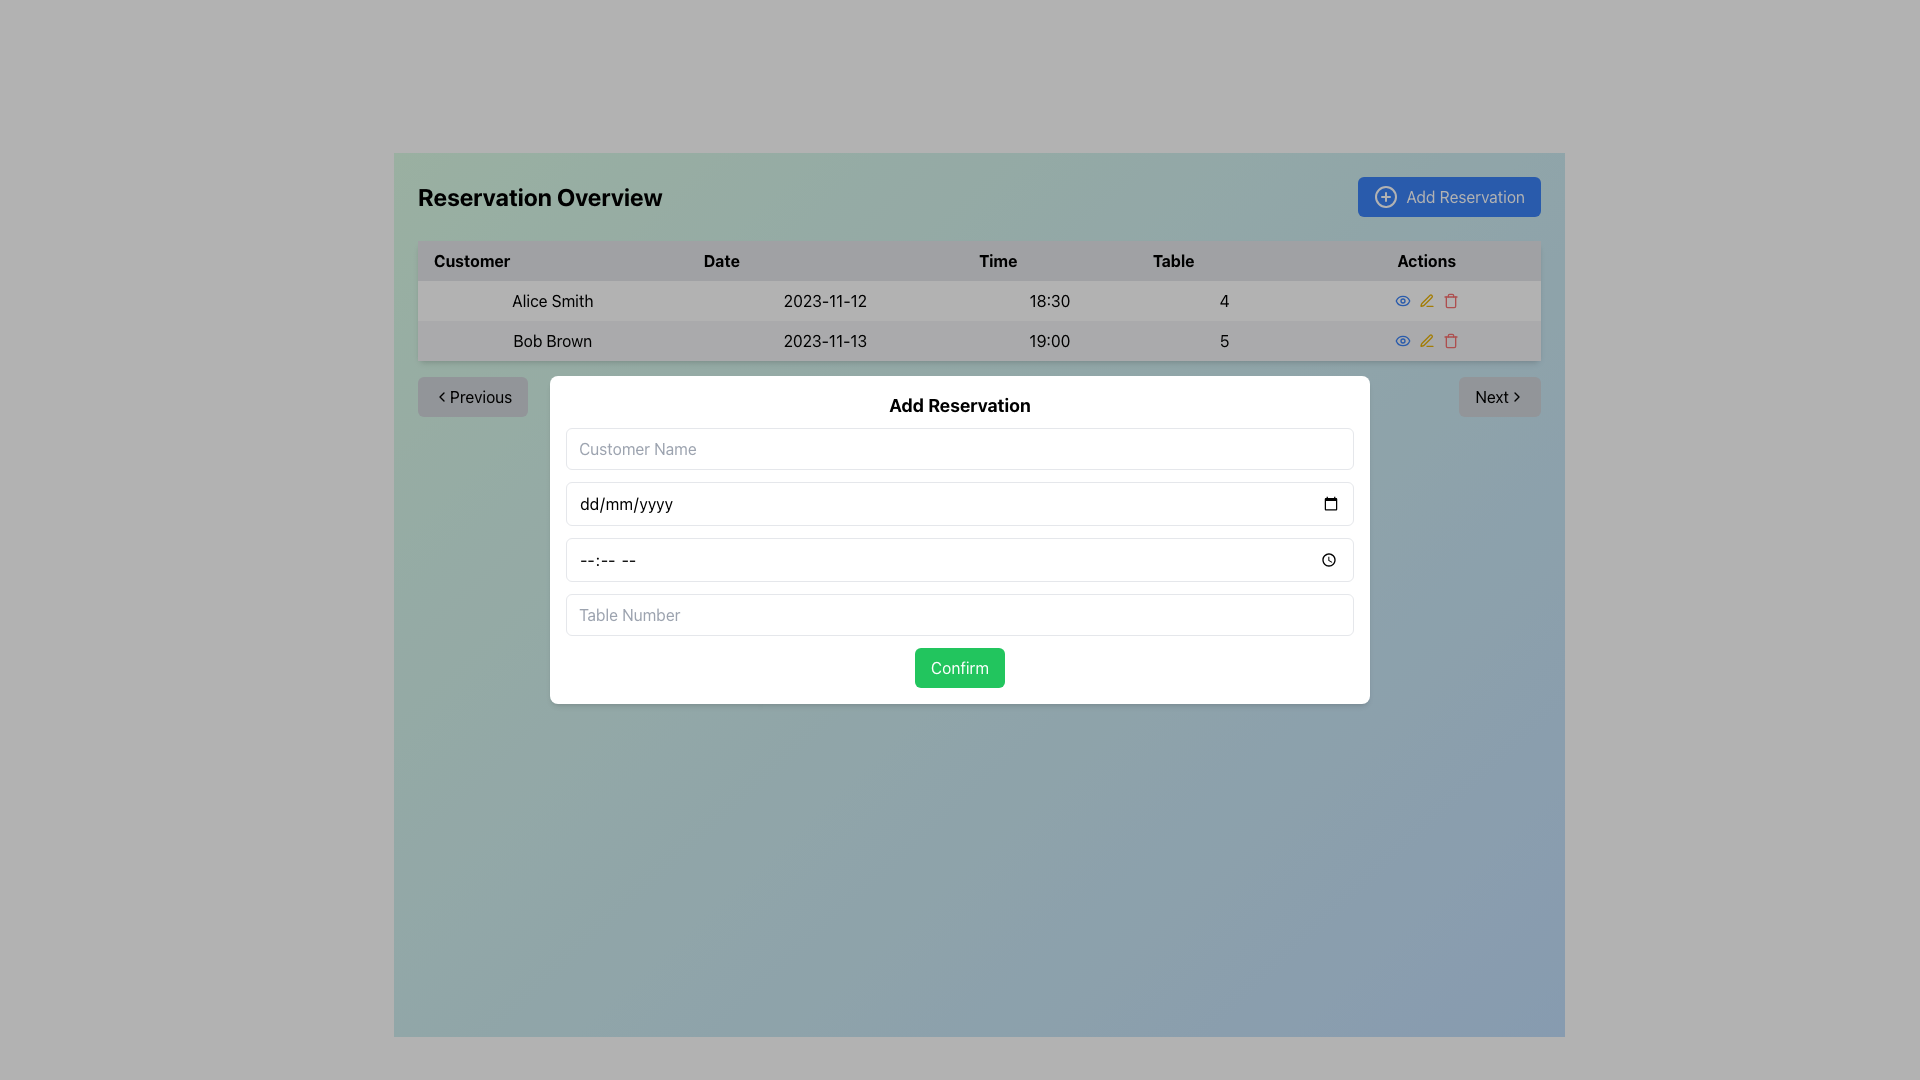 This screenshot has height=1080, width=1920. I want to click on the text element displaying the reservation date for the customer, located in the second cell of the first data row in the 'Date' column, between 'Alice Smith' and '18:30', so click(825, 300).